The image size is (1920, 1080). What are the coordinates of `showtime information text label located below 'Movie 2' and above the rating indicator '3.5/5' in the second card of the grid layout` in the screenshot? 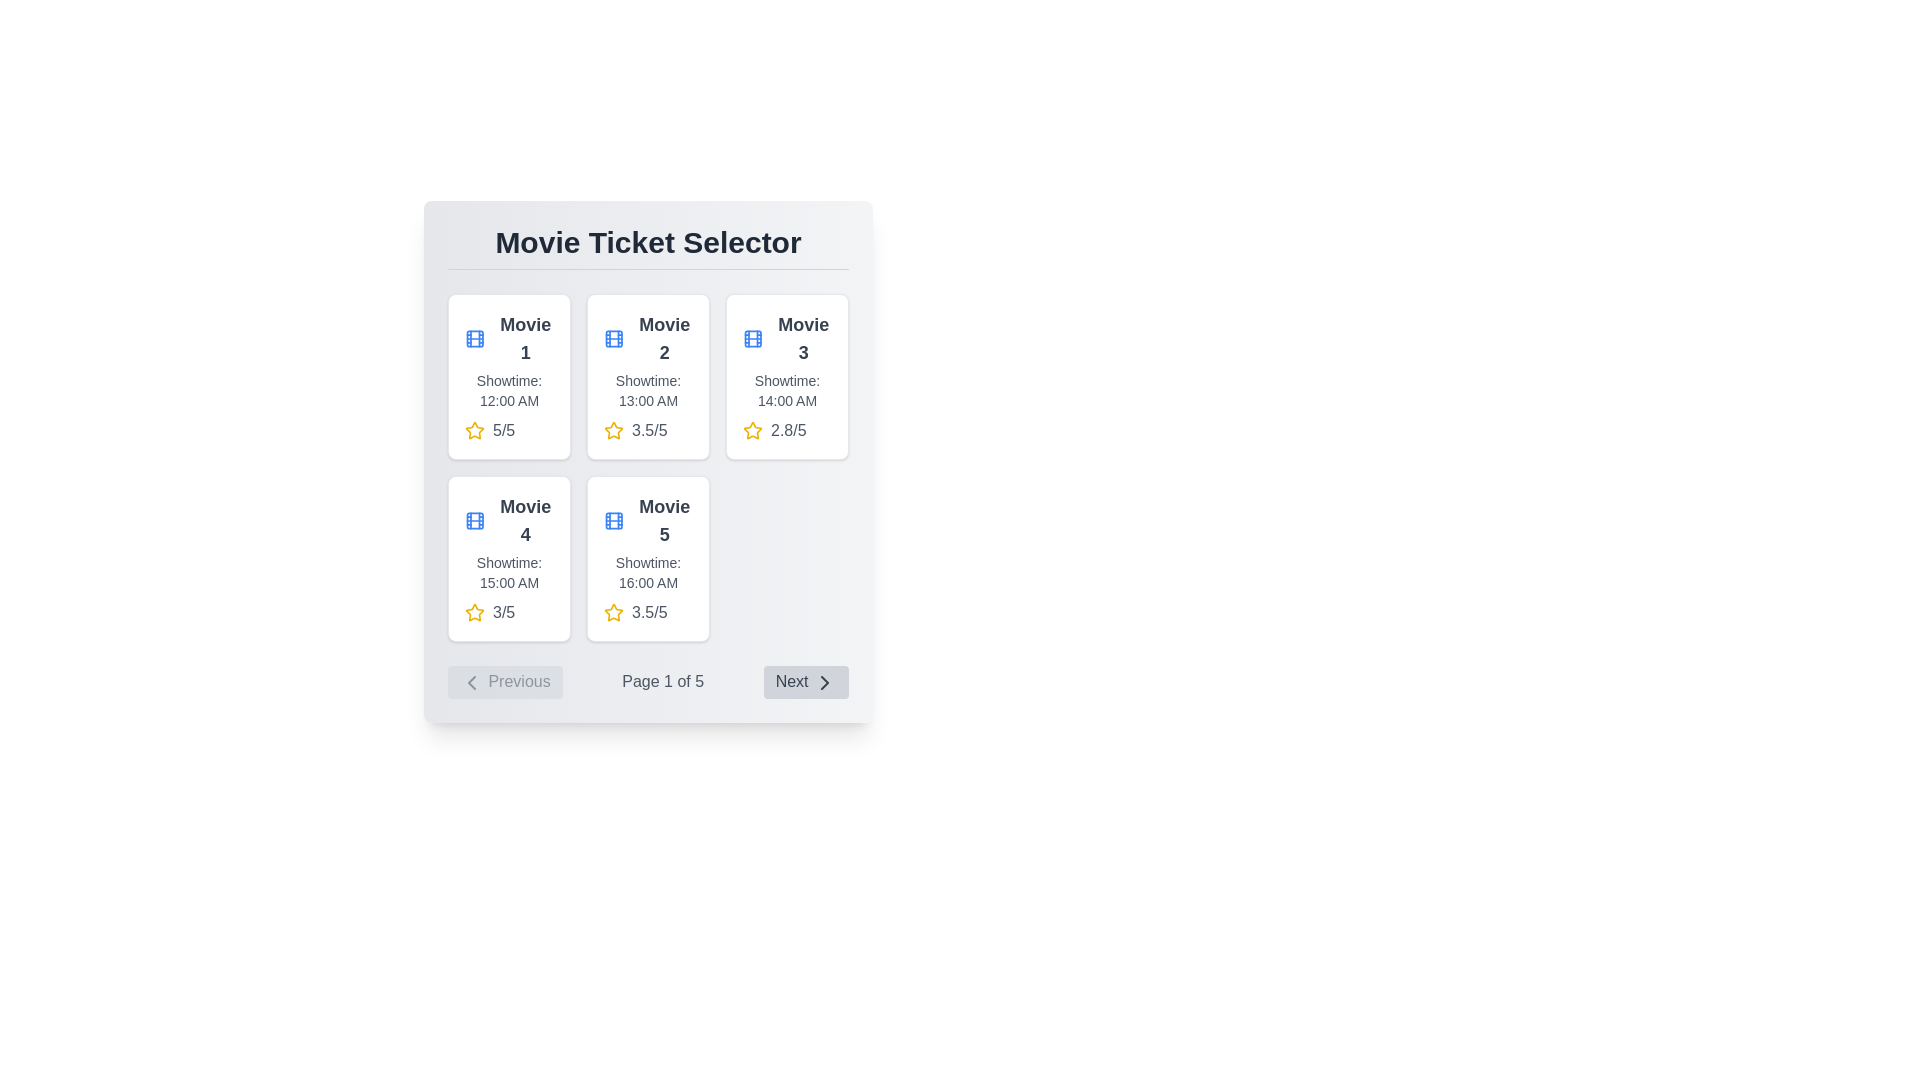 It's located at (648, 390).